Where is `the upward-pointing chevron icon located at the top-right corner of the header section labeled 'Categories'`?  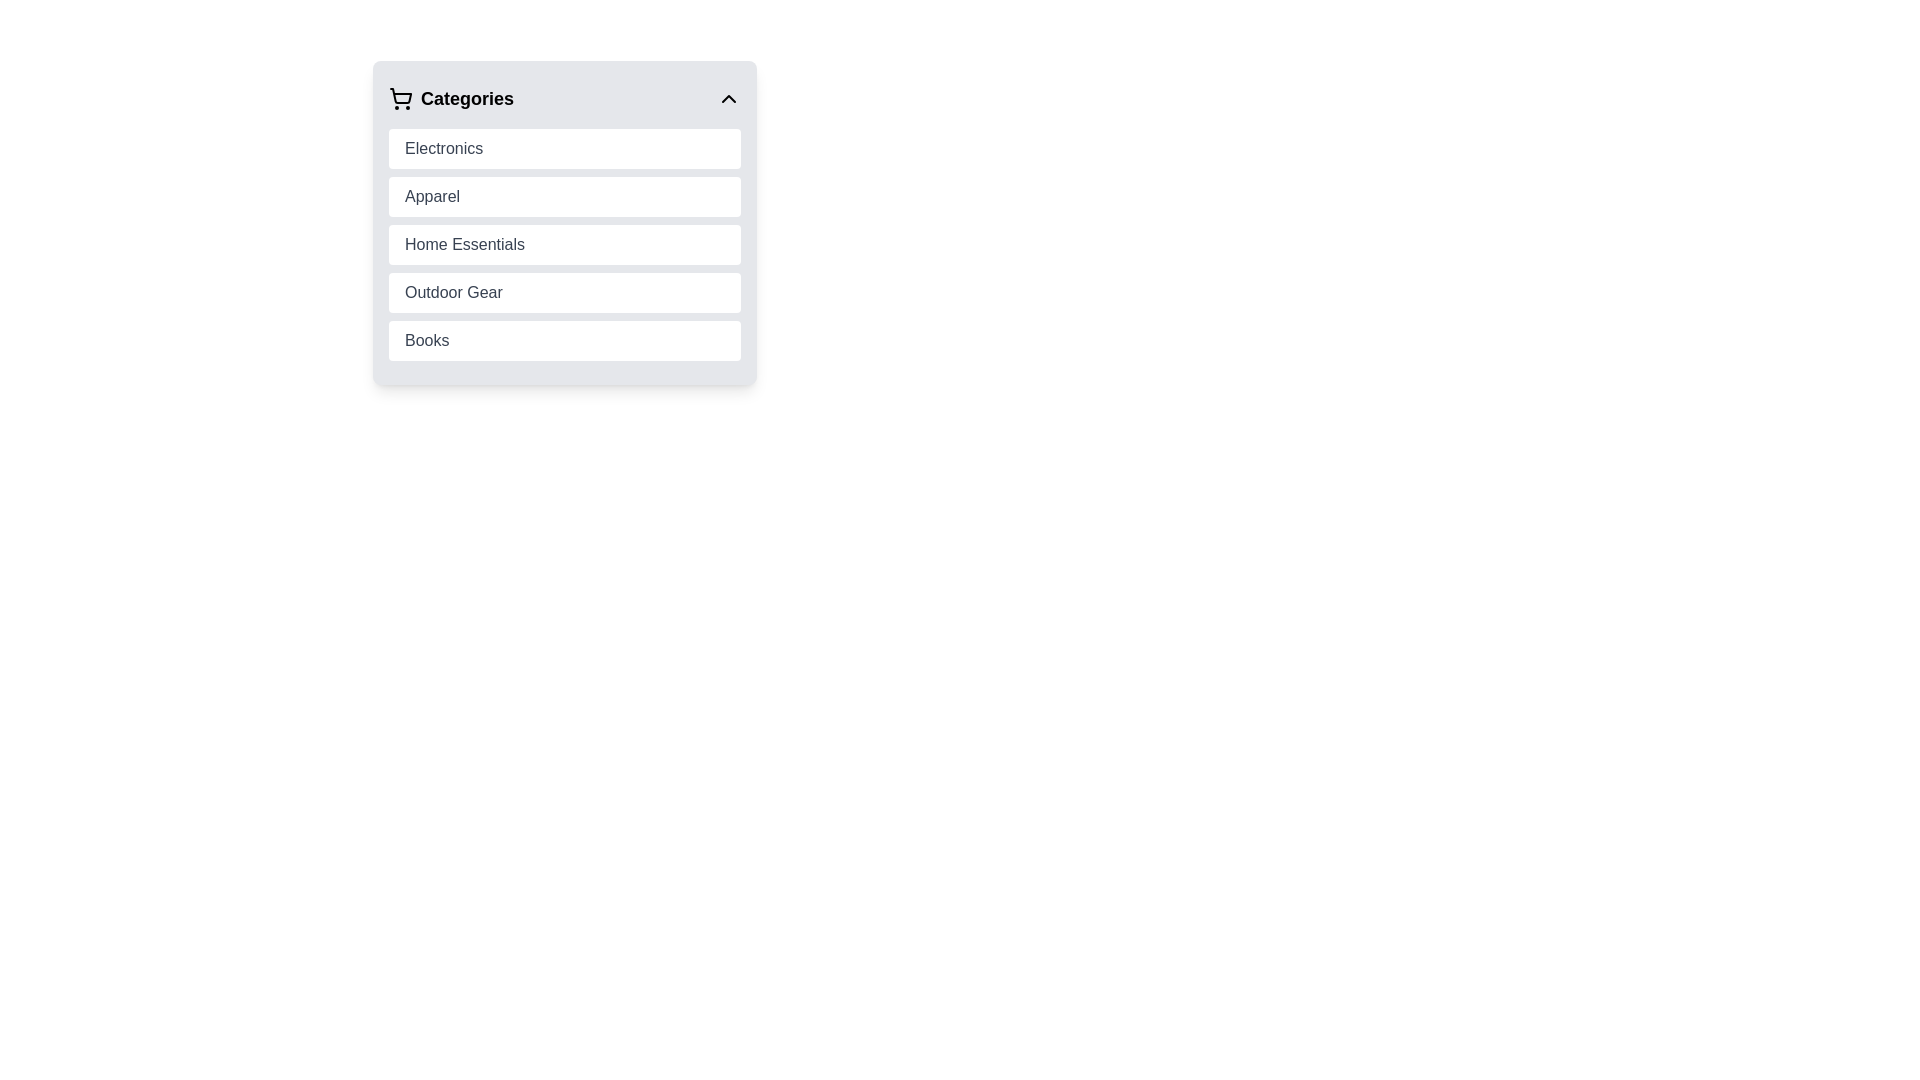 the upward-pointing chevron icon located at the top-right corner of the header section labeled 'Categories' is located at coordinates (728, 99).